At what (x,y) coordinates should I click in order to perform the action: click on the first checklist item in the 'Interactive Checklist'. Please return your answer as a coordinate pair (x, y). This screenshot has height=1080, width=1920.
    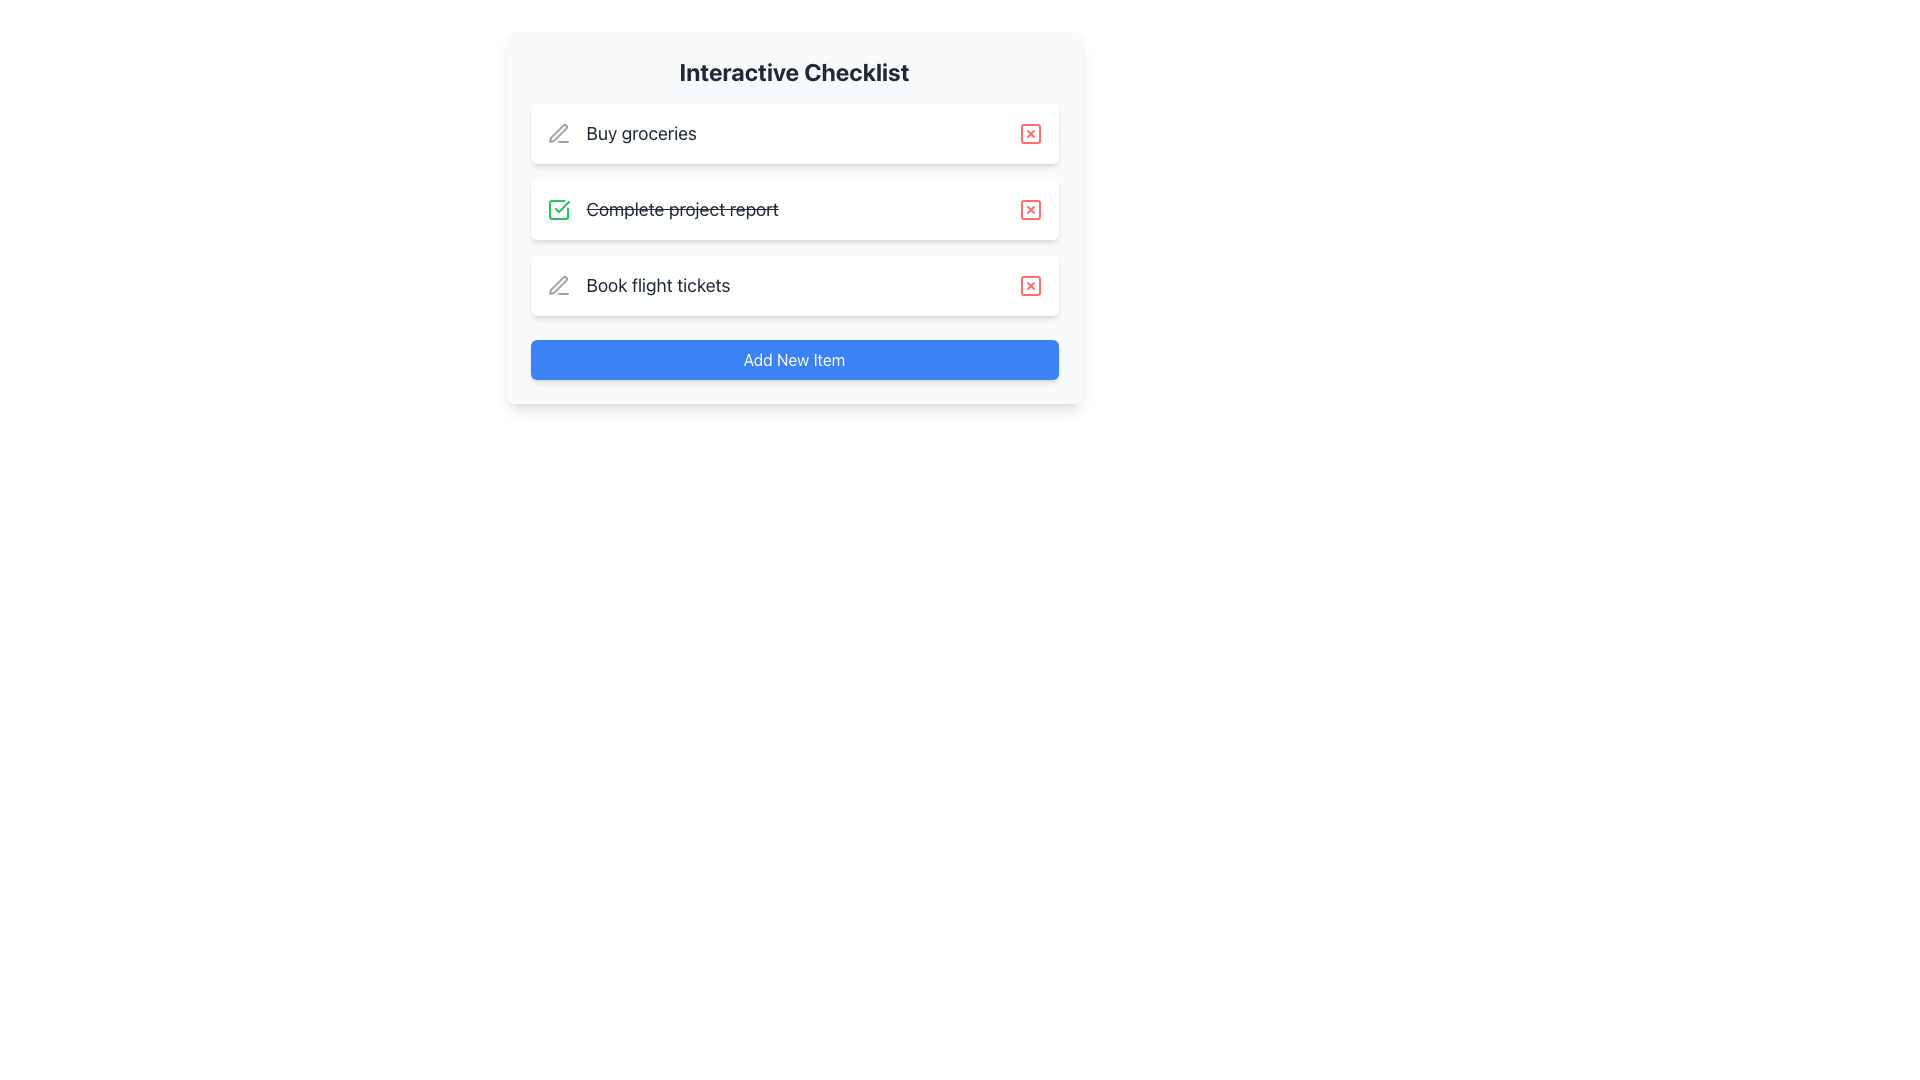
    Looking at the image, I should click on (793, 134).